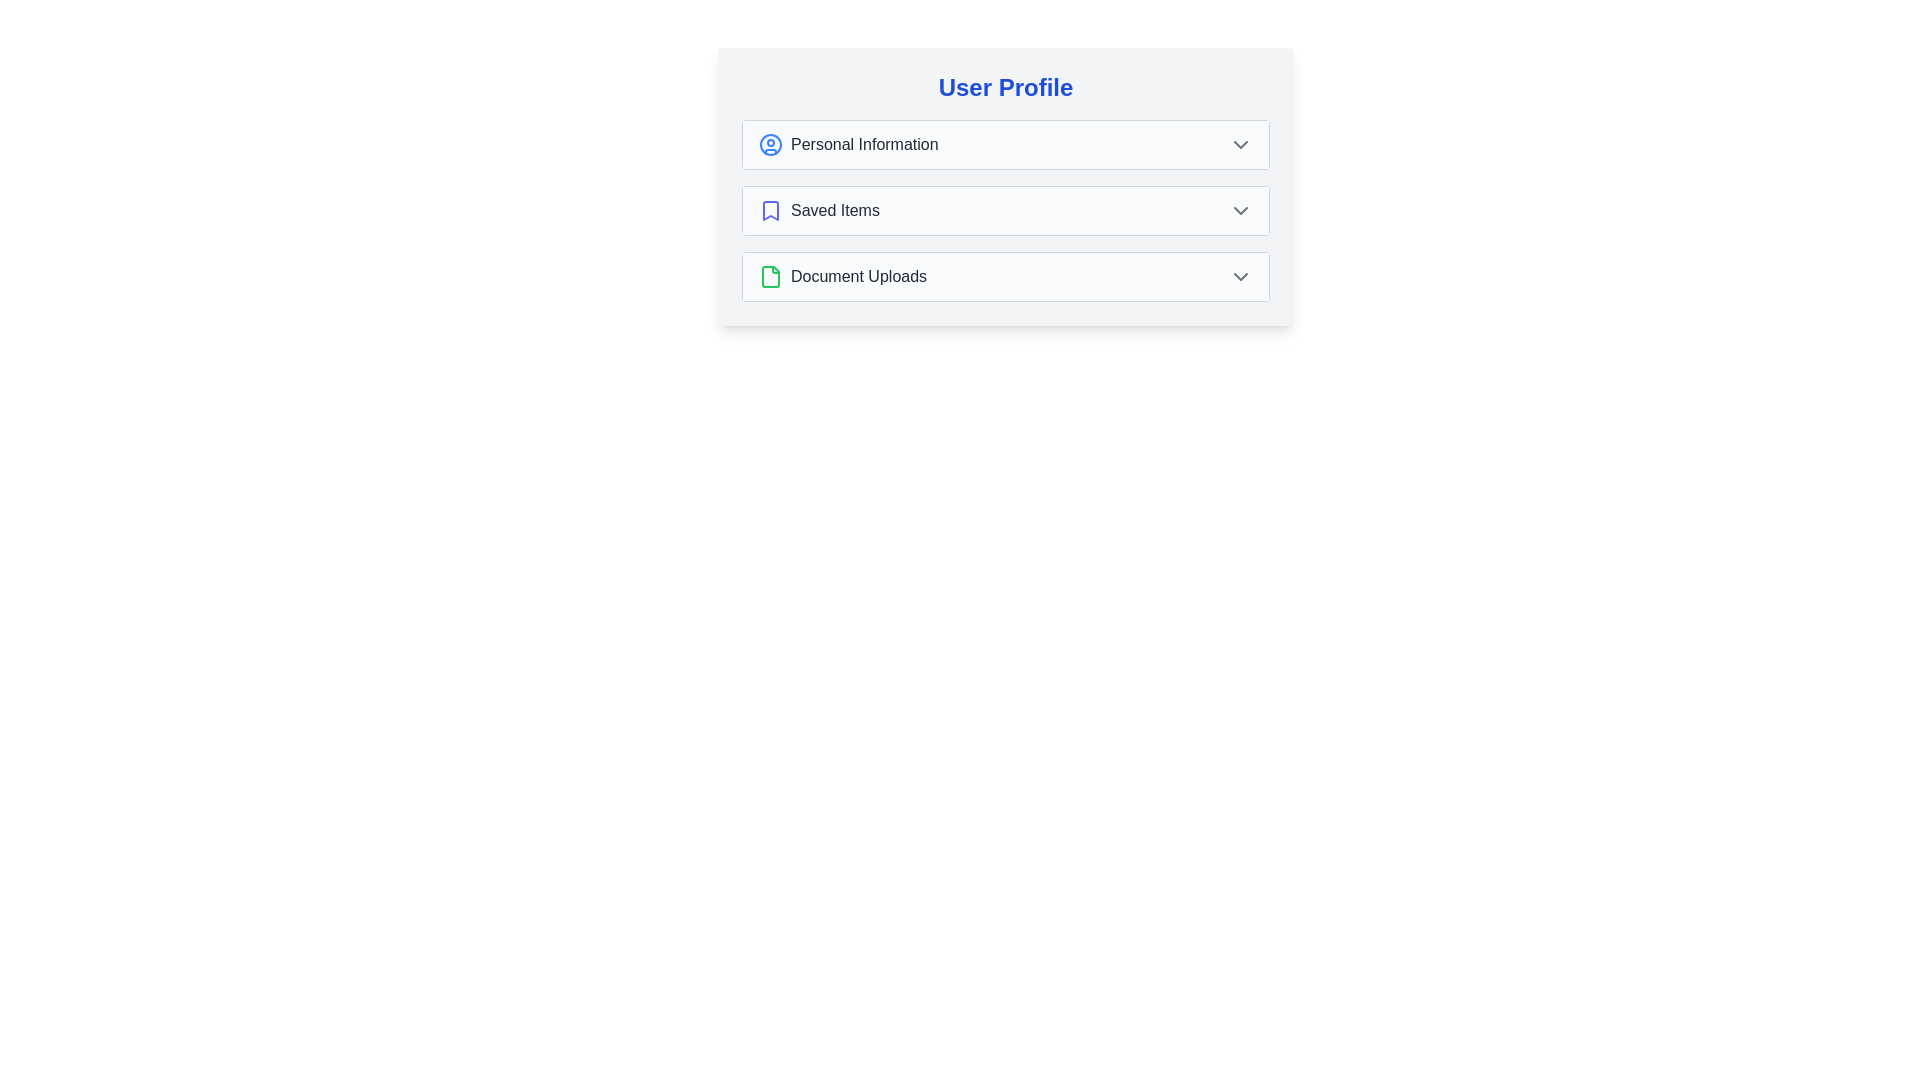  I want to click on the down-pointing chevron icon on the right end of the 'Document Uploads' row, so click(1240, 277).